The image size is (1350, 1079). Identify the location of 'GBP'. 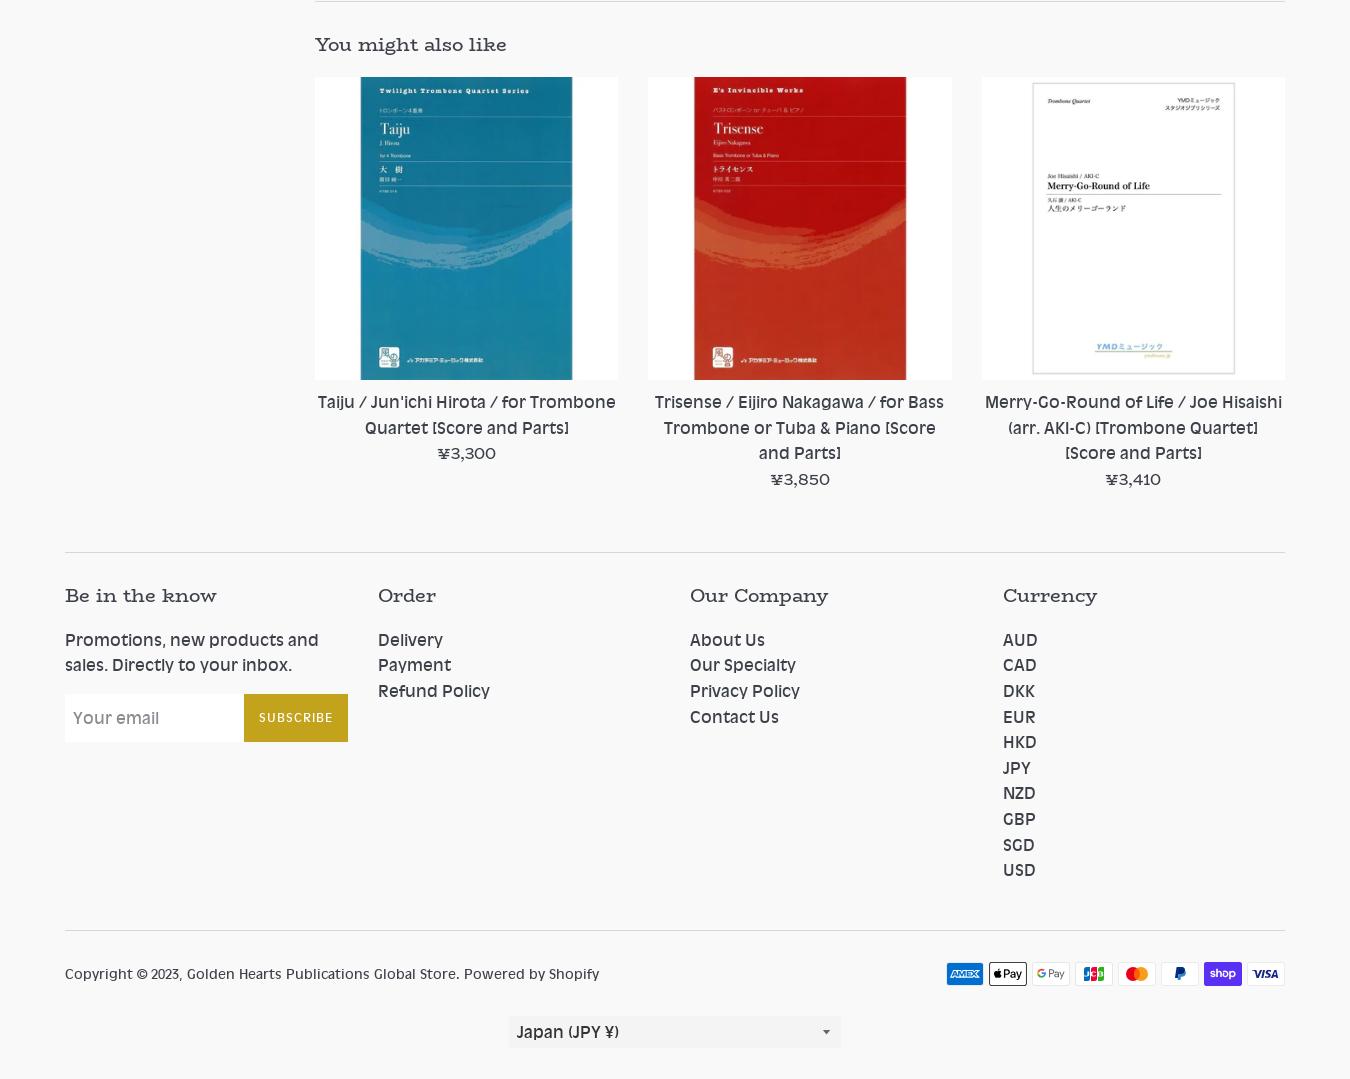
(1000, 817).